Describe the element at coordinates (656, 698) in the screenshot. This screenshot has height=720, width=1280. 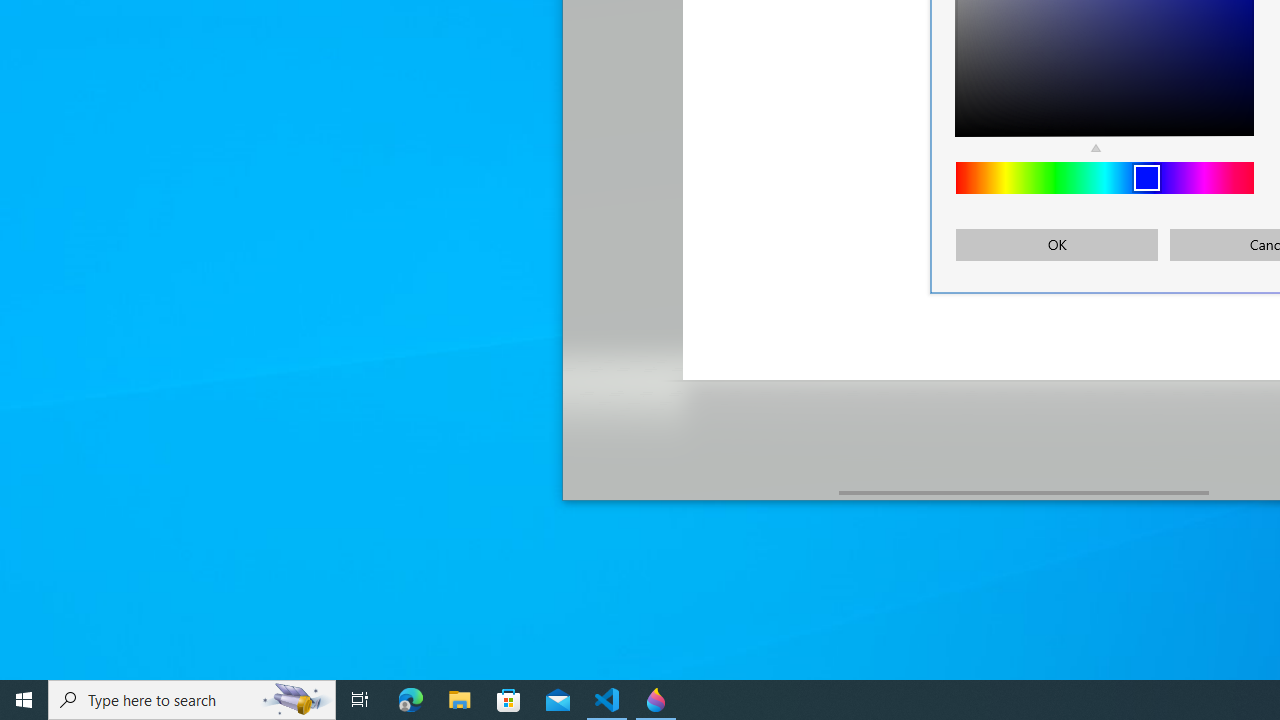
I see `'Paint 3D - 1 running window'` at that location.